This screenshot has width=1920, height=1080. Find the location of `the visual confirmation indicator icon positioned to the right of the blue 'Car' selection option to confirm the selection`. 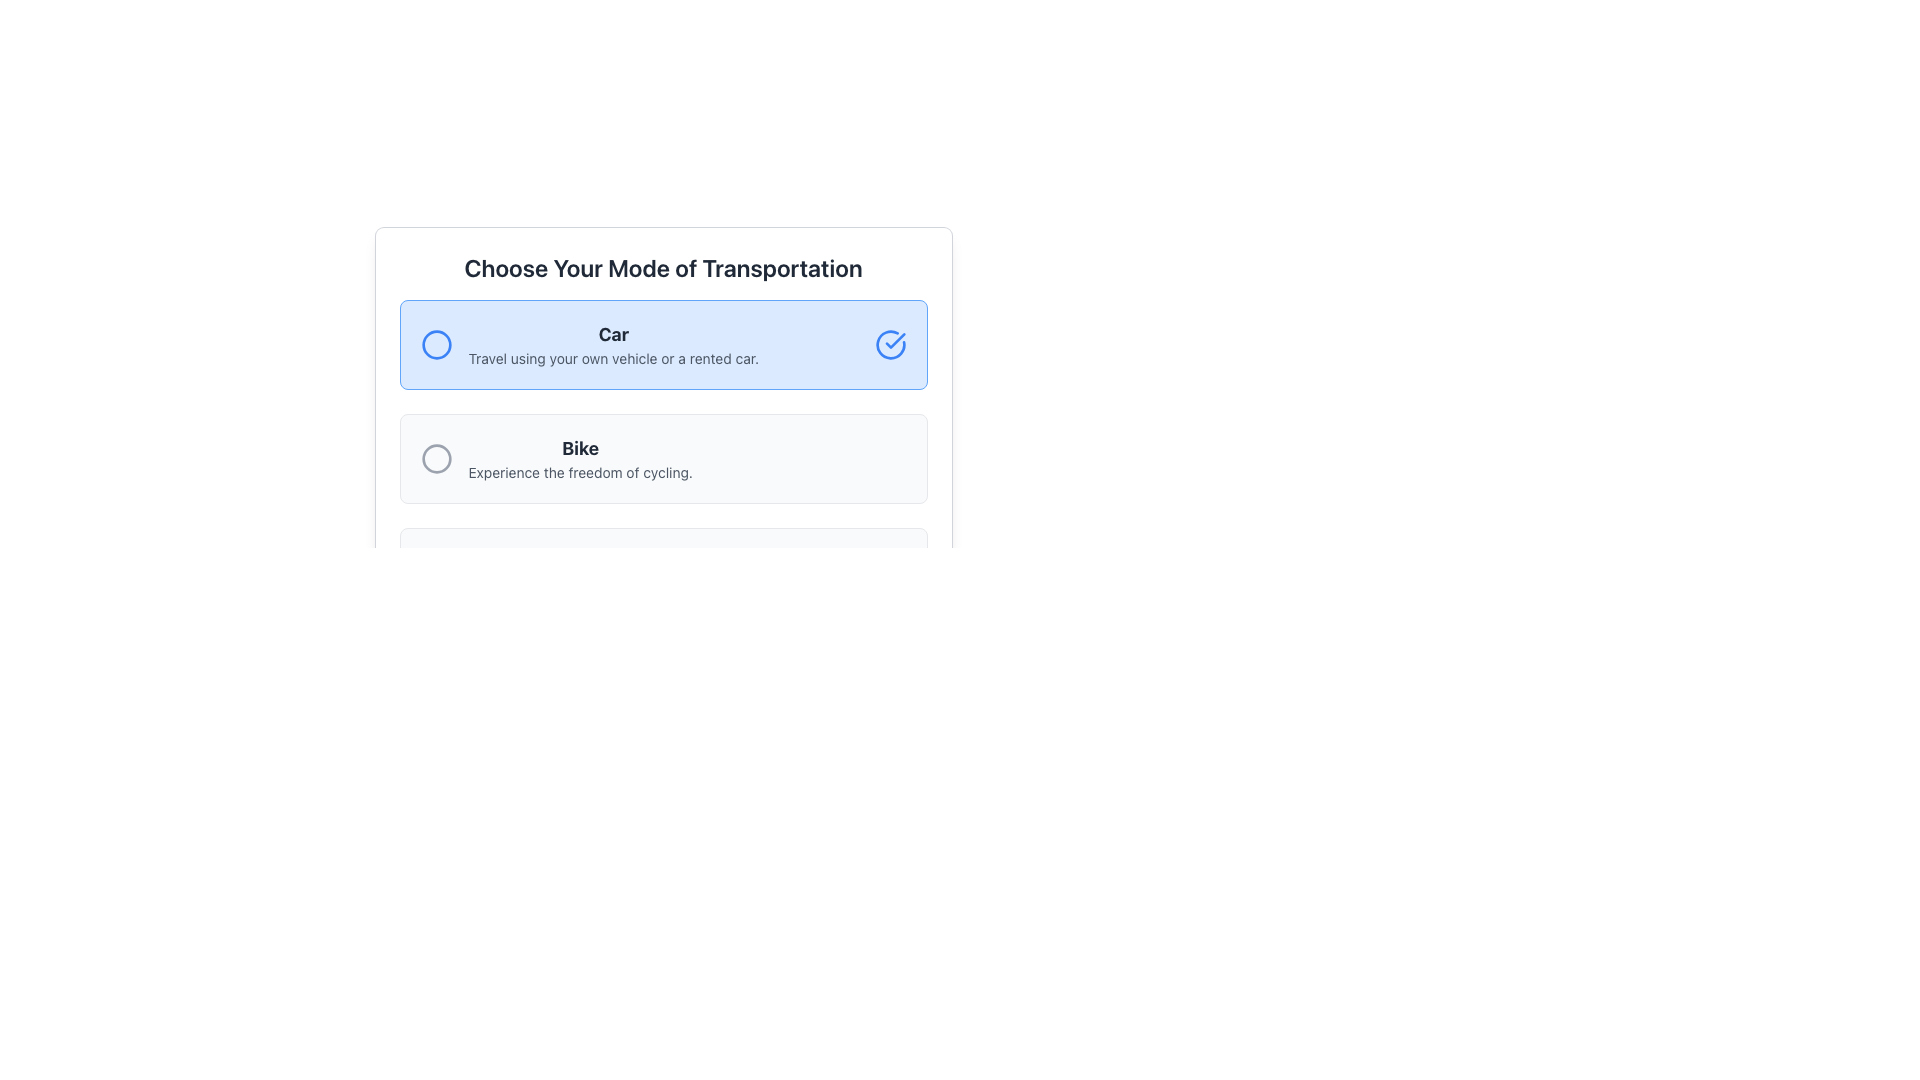

the visual confirmation indicator icon positioned to the right of the blue 'Car' selection option to confirm the selection is located at coordinates (888, 342).